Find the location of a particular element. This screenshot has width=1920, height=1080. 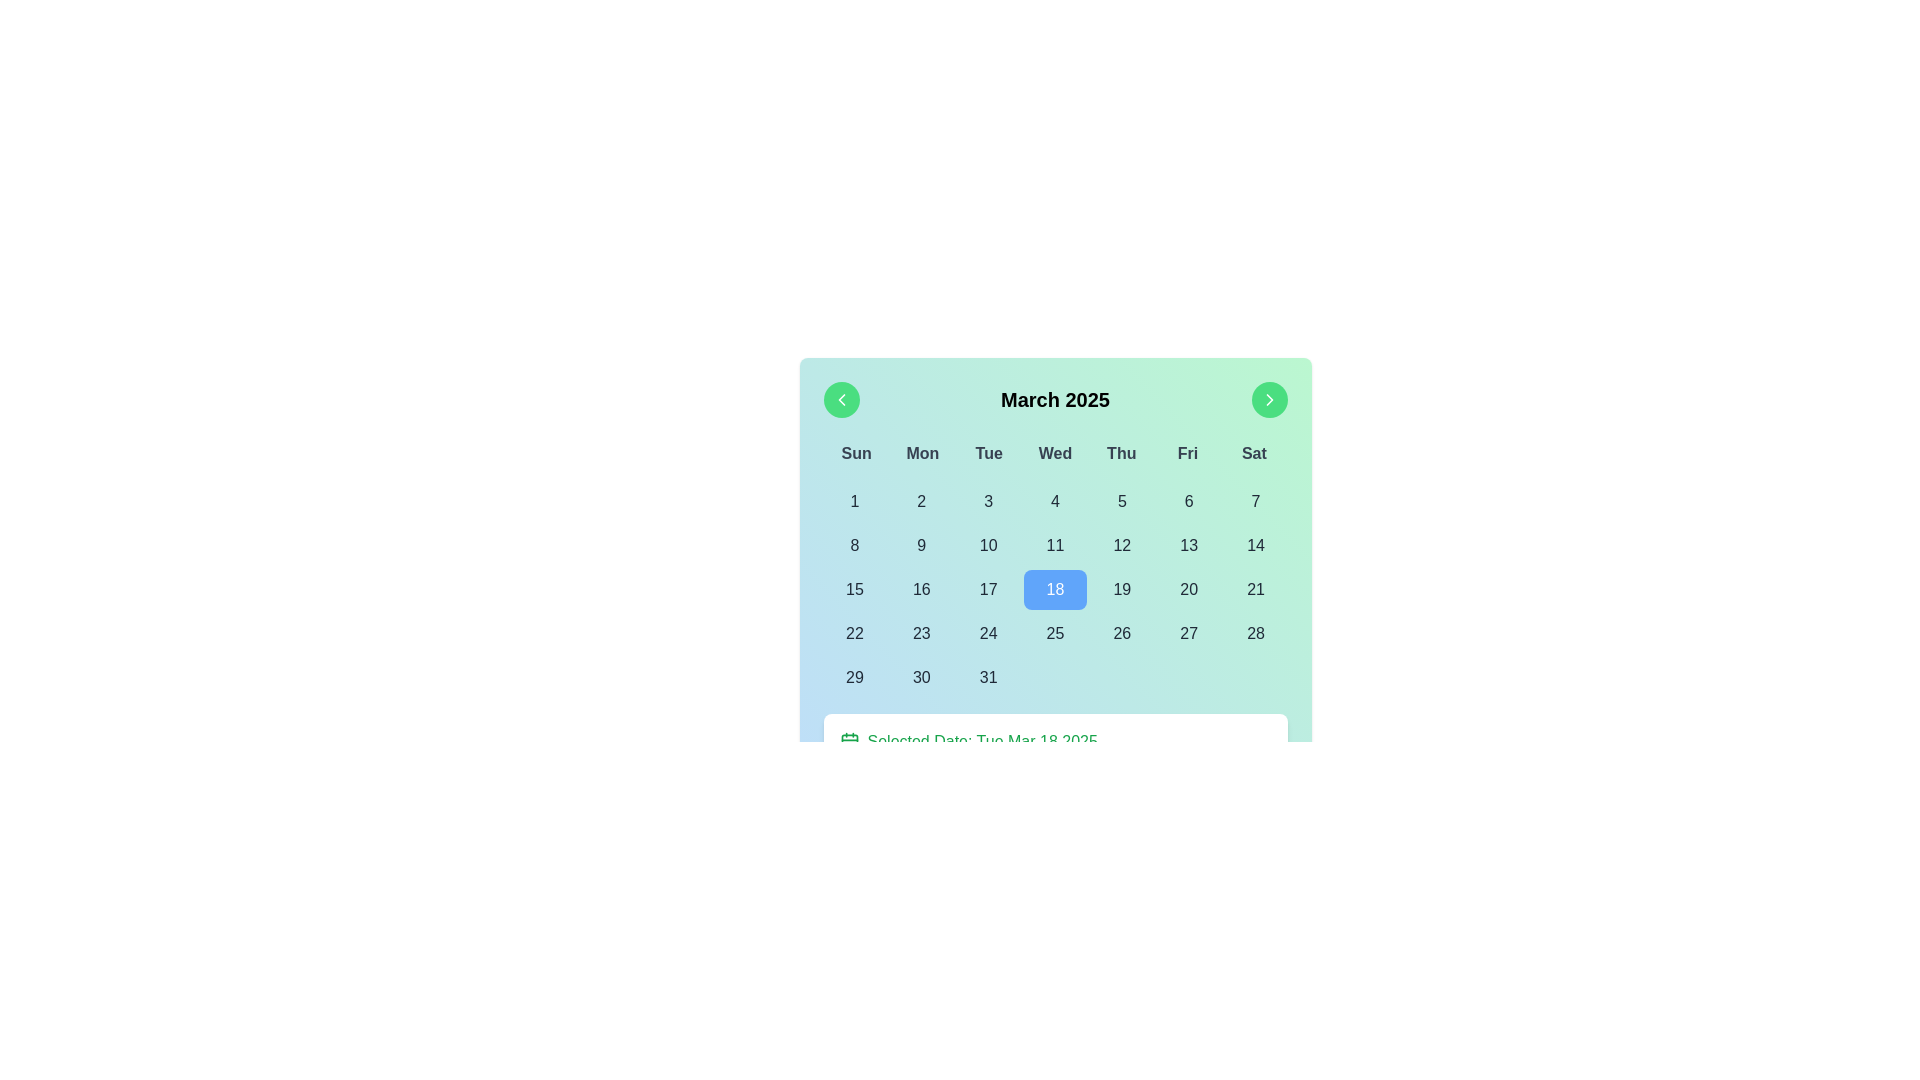

the rounded rectangular button displaying '29' is located at coordinates (854, 677).